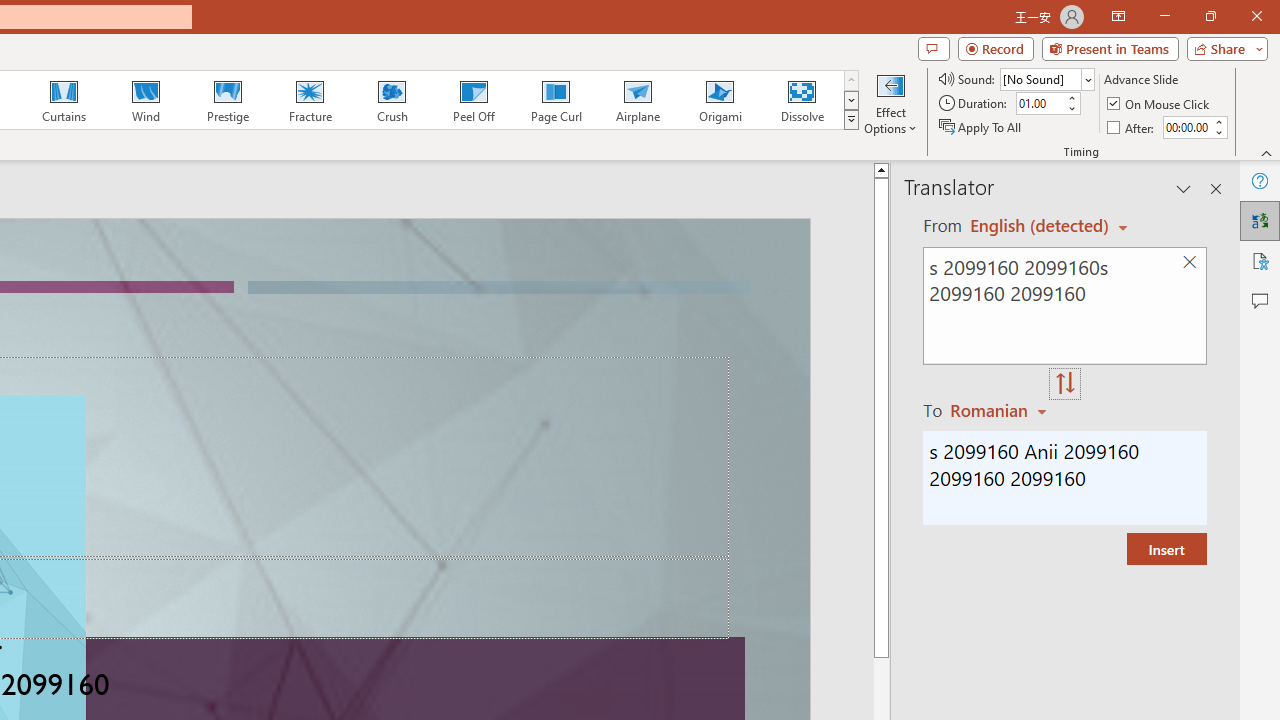 This screenshot has height=720, width=1280. I want to click on 'Apply To All', so click(981, 127).